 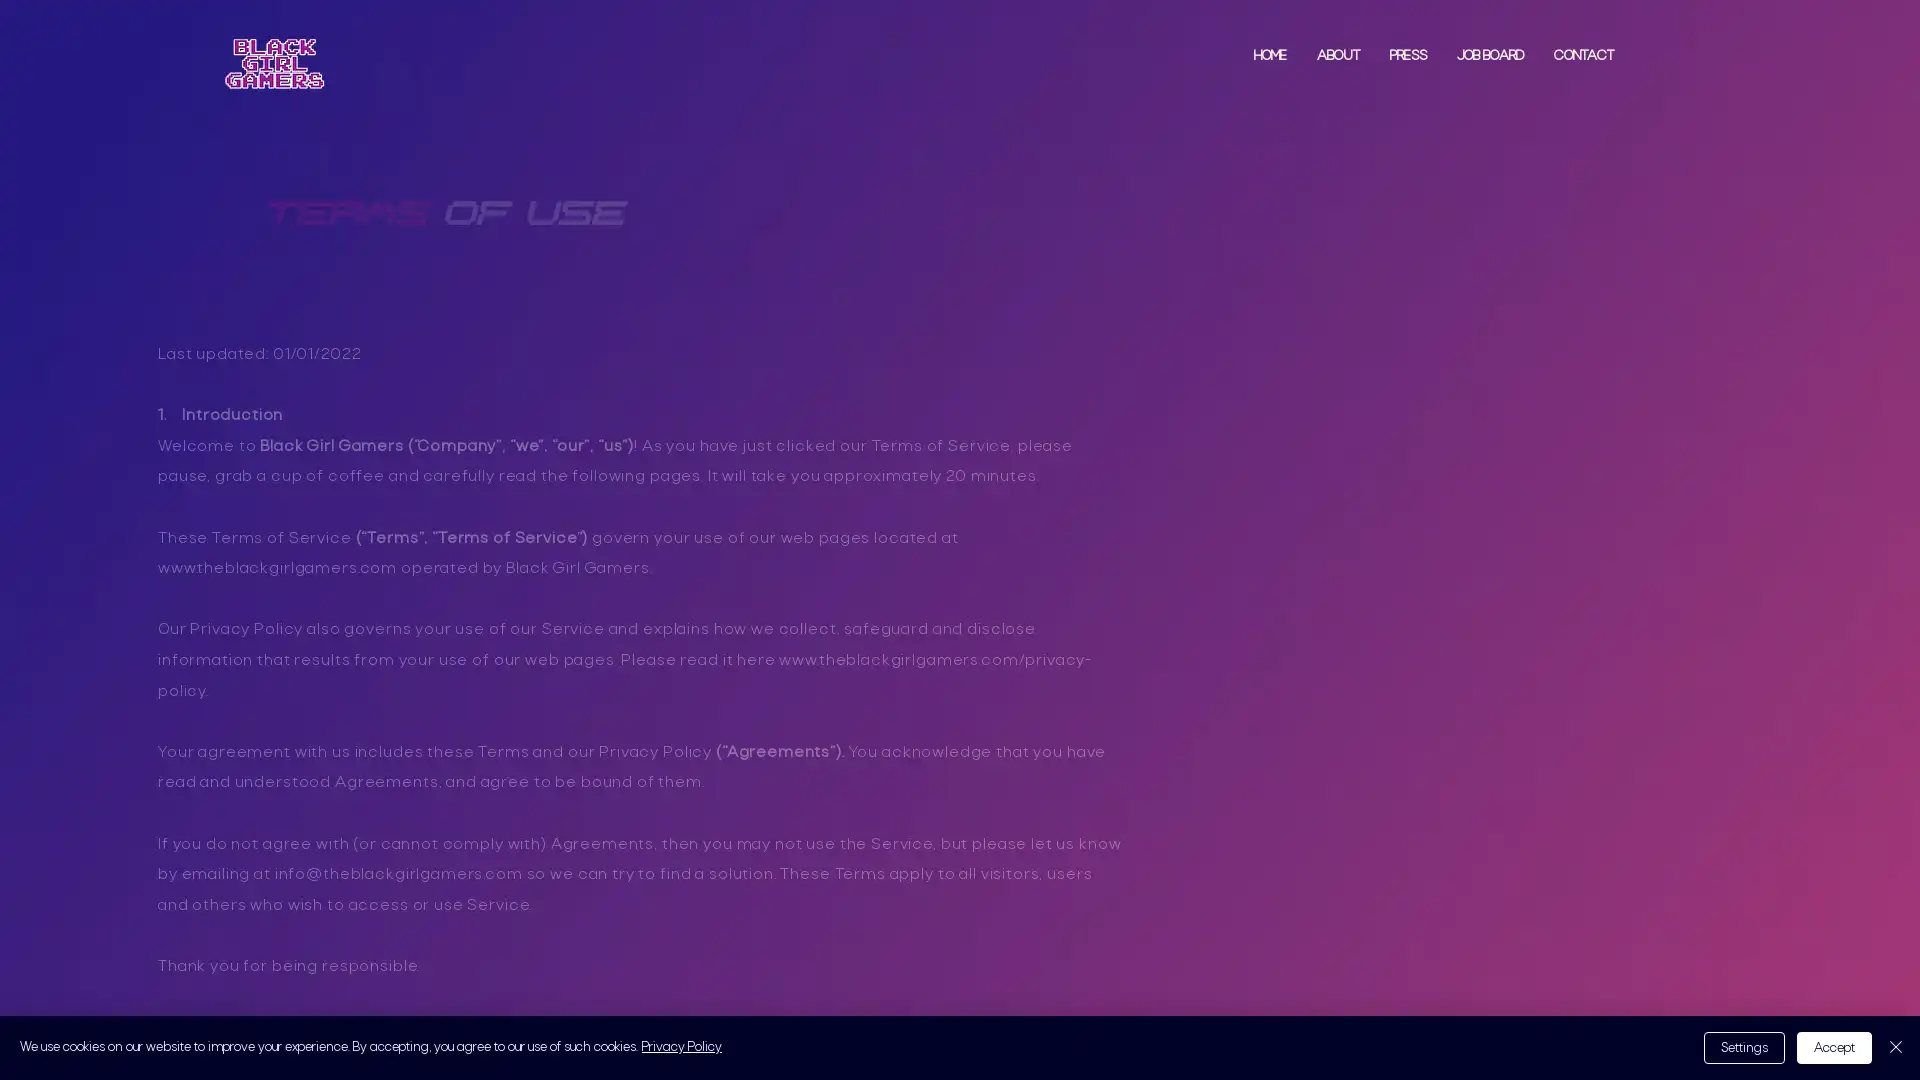 I want to click on Close, so click(x=1895, y=1047).